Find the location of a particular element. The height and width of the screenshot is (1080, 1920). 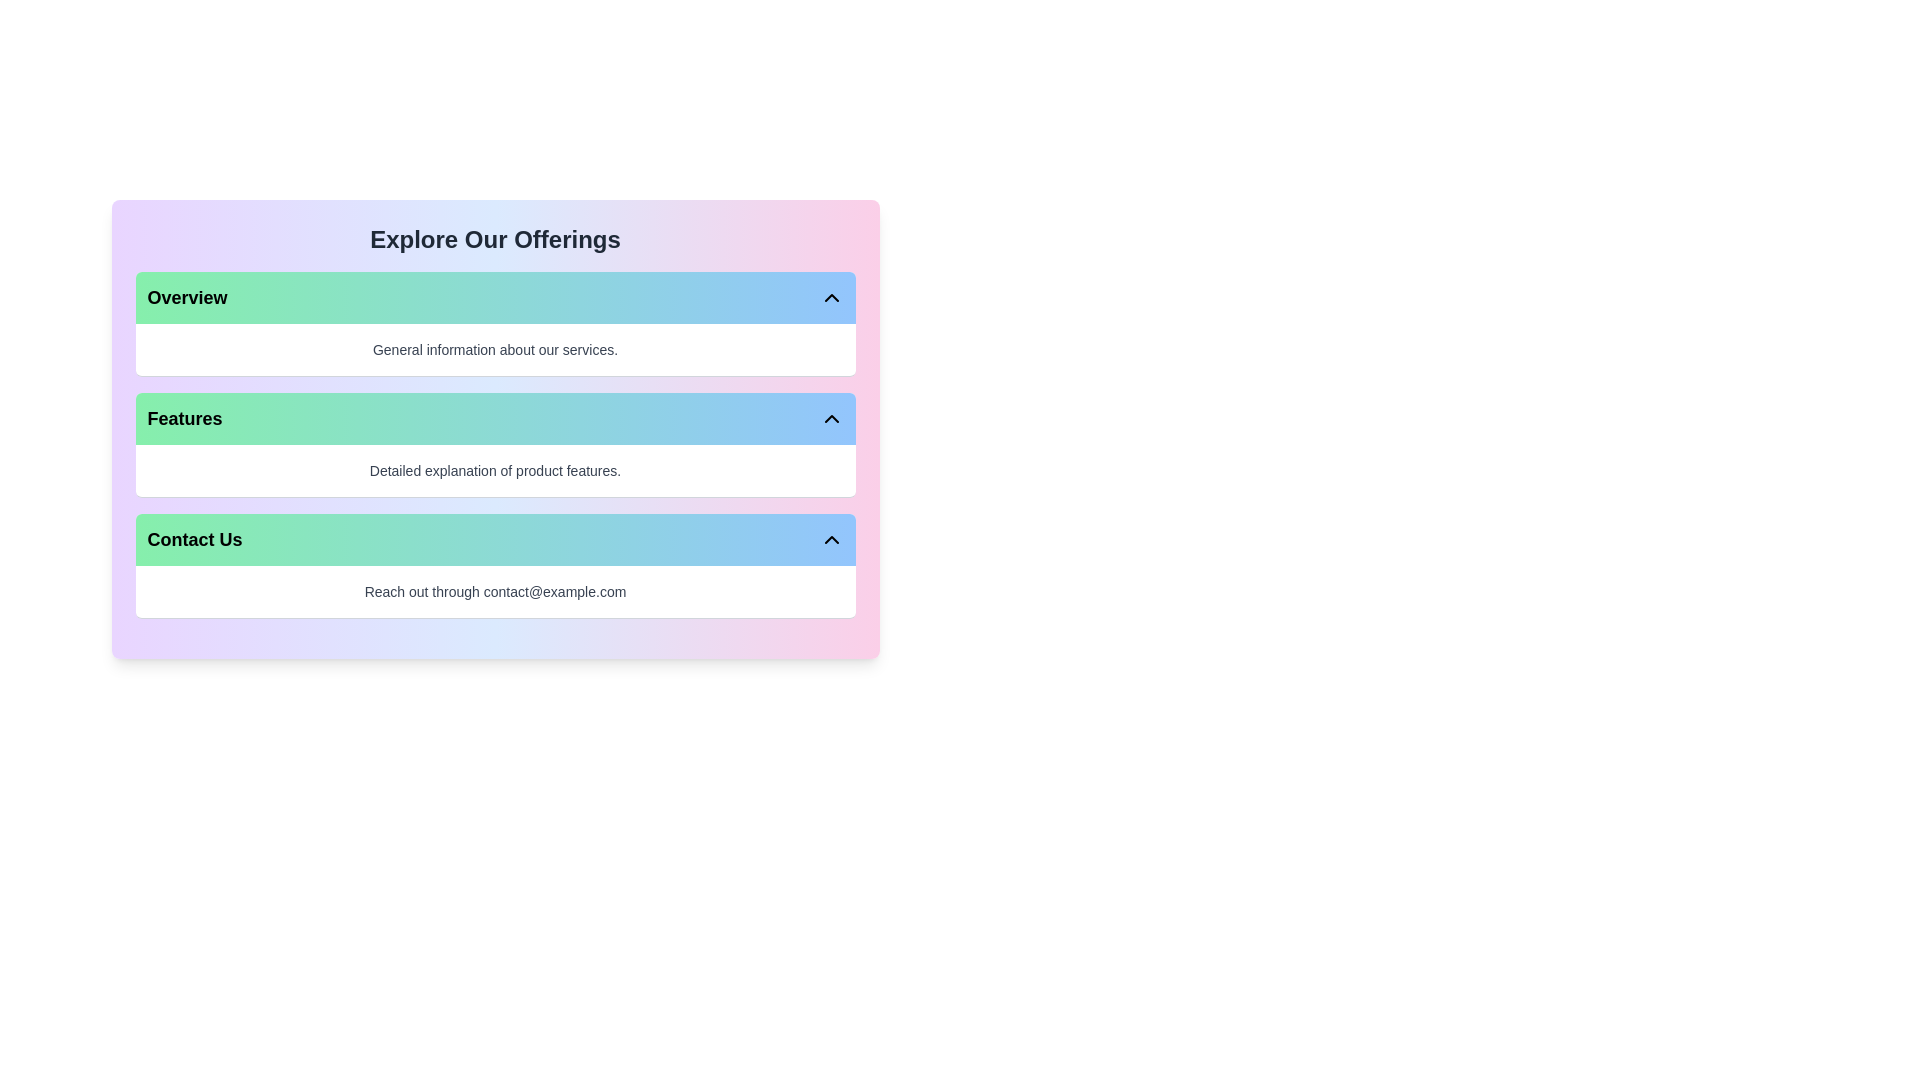

the upward-pointing chevron icon located at the far right side of the 'Features' section is located at coordinates (831, 418).